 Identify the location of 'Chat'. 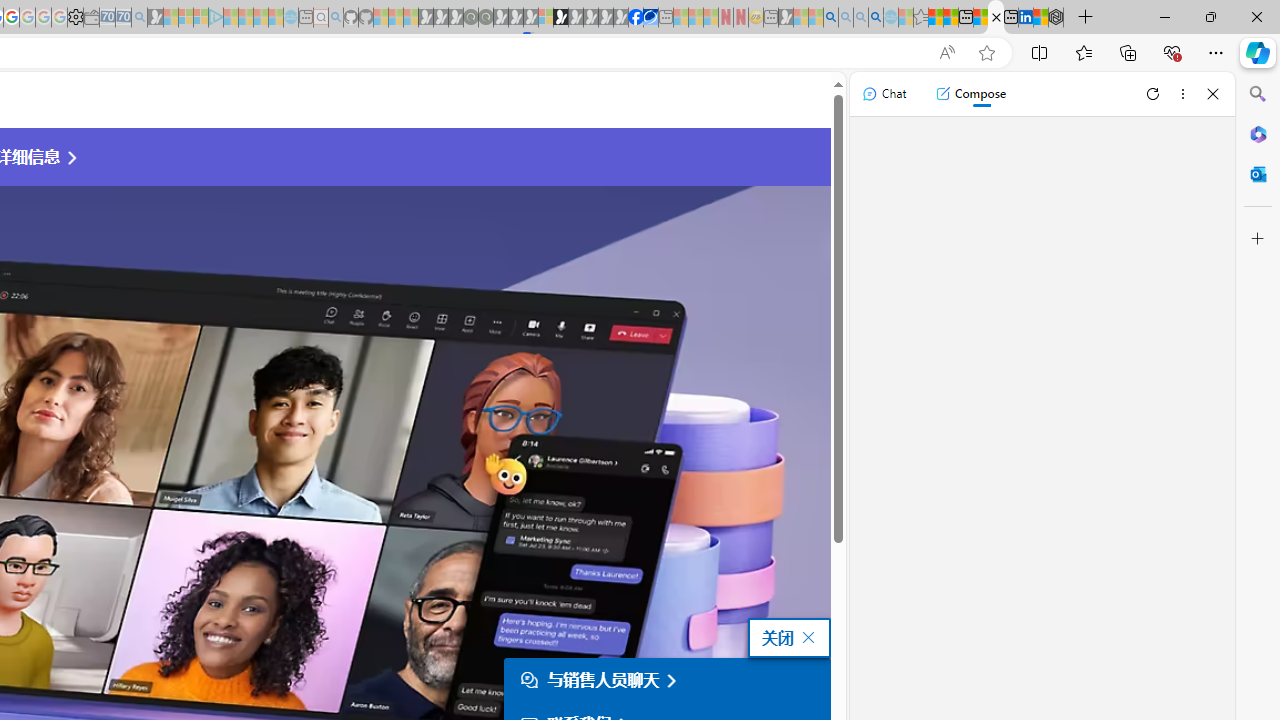
(883, 93).